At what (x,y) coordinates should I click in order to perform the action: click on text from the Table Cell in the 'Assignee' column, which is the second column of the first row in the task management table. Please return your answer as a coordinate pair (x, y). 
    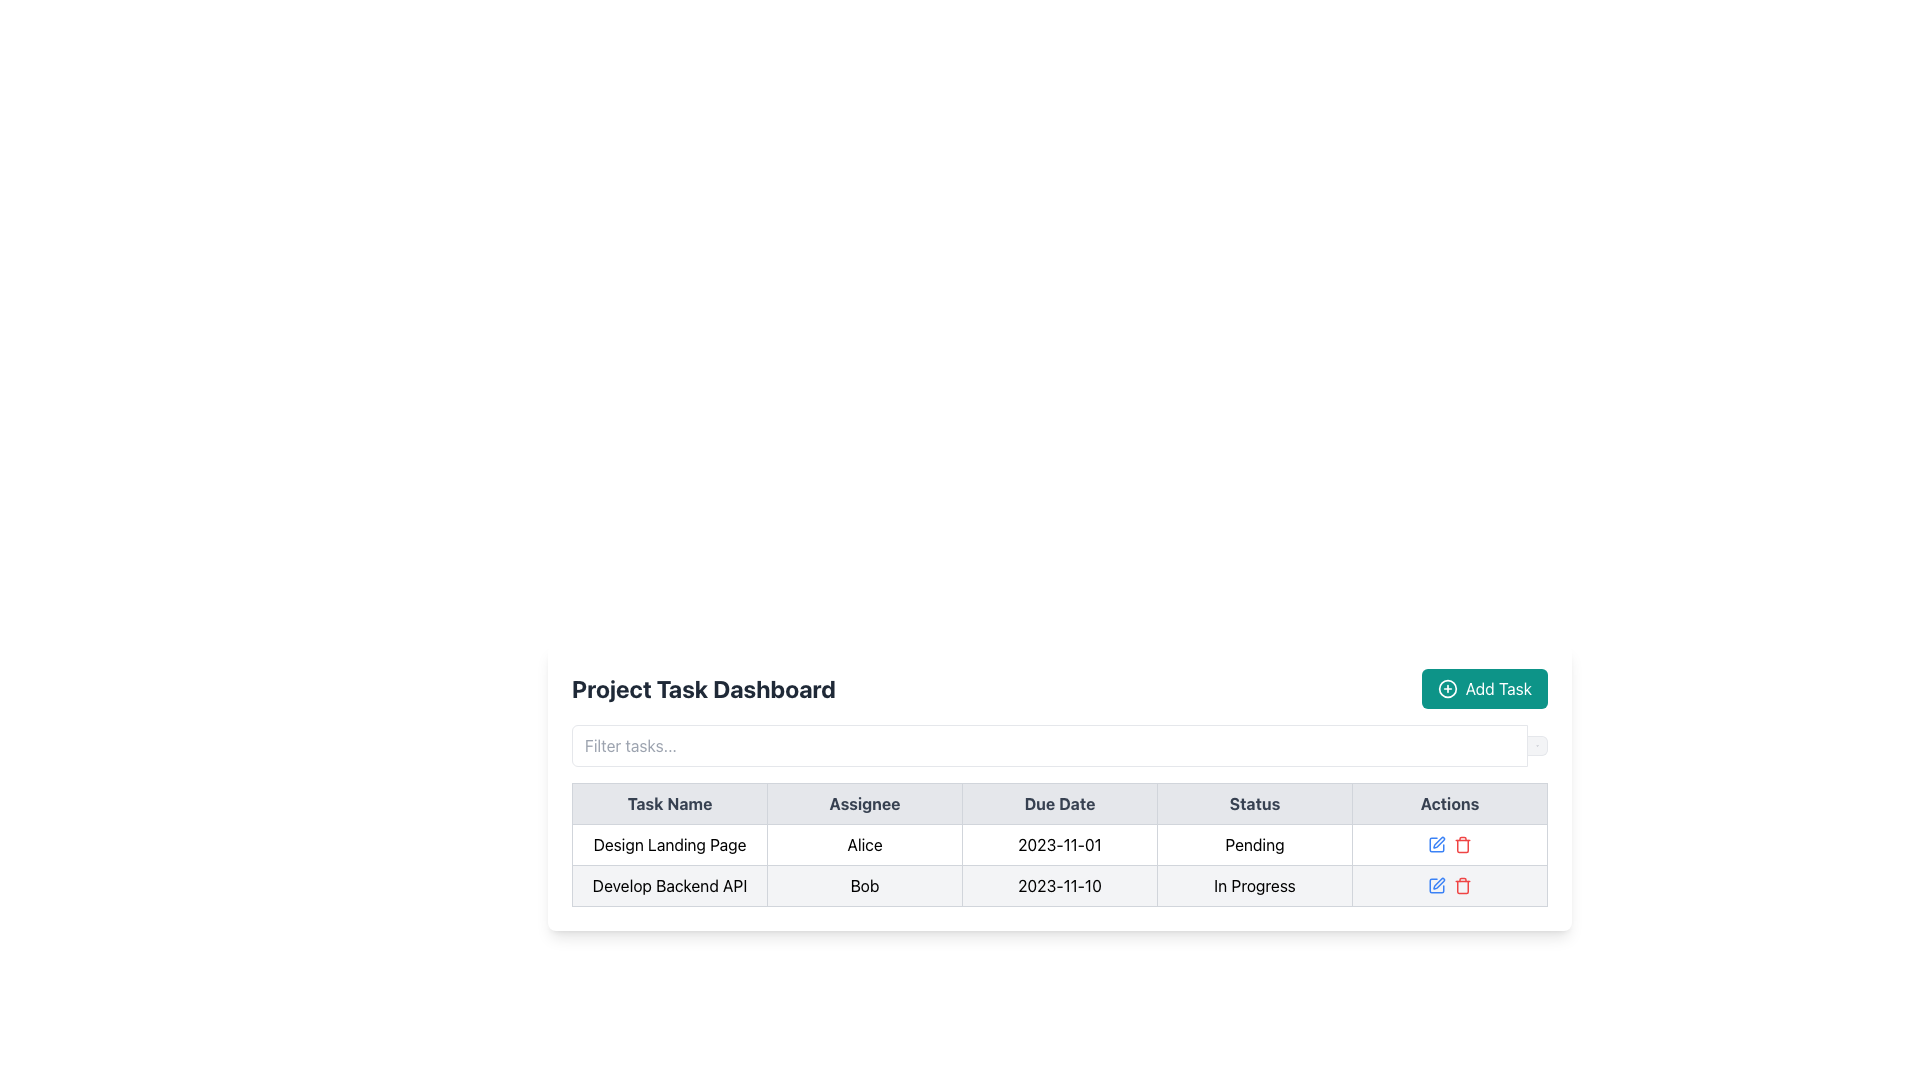
    Looking at the image, I should click on (864, 844).